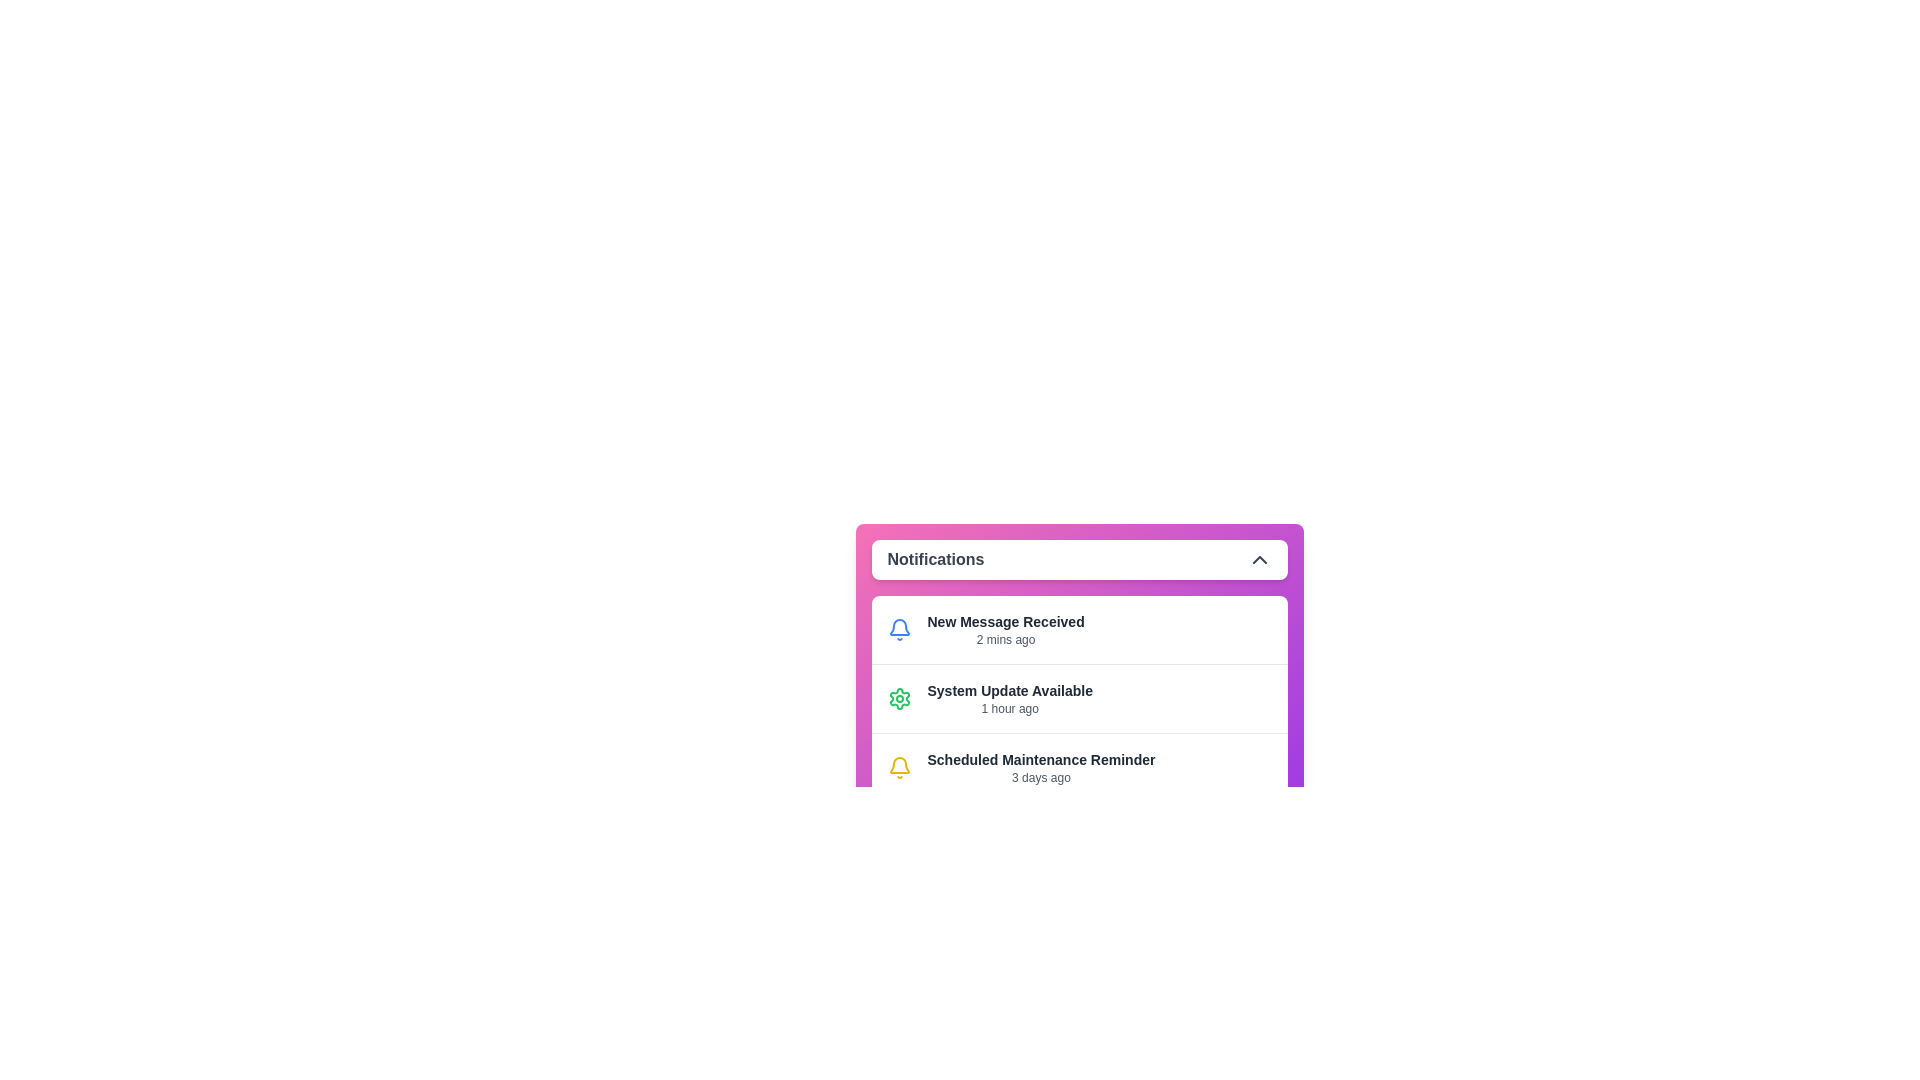 This screenshot has height=1080, width=1920. I want to click on the Toggle Header element that allows users to expand or collapse the notification details, so click(1078, 559).